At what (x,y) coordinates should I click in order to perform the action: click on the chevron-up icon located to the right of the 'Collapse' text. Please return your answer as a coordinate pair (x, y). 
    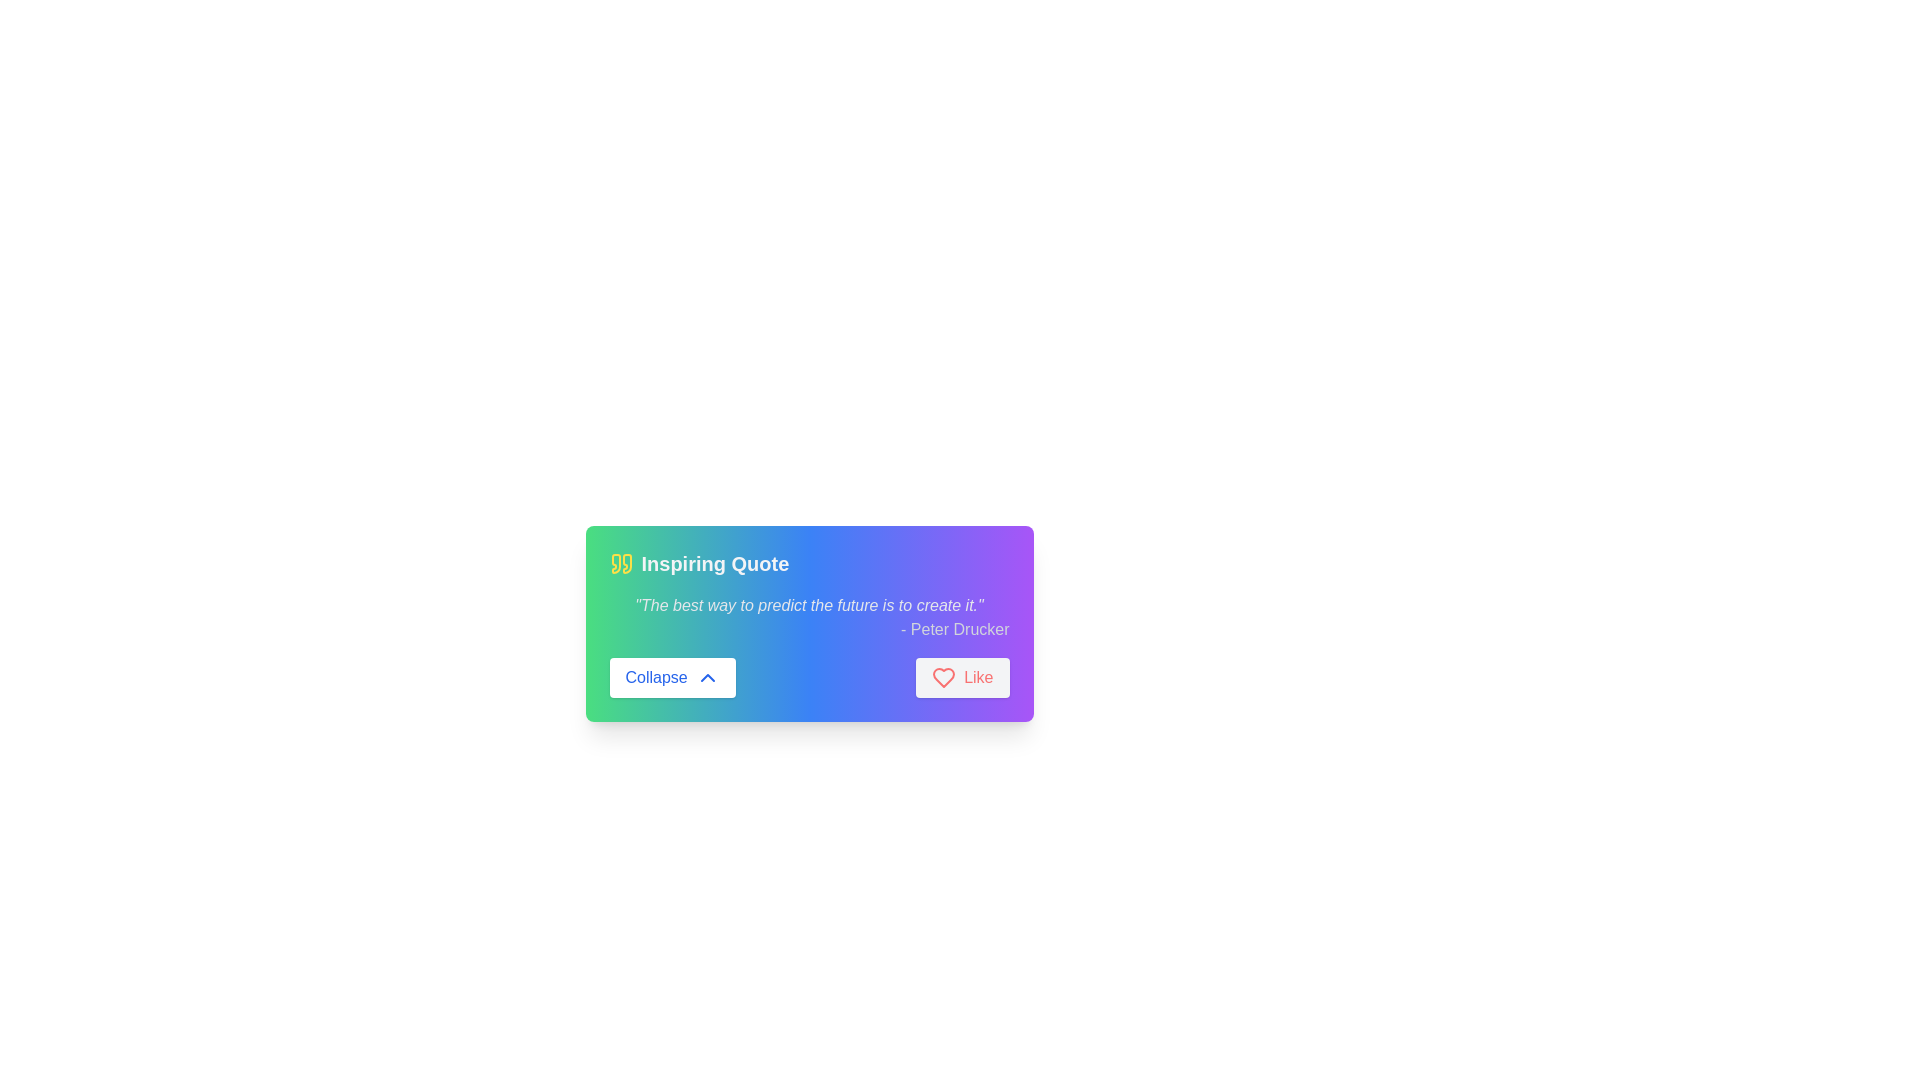
    Looking at the image, I should click on (707, 677).